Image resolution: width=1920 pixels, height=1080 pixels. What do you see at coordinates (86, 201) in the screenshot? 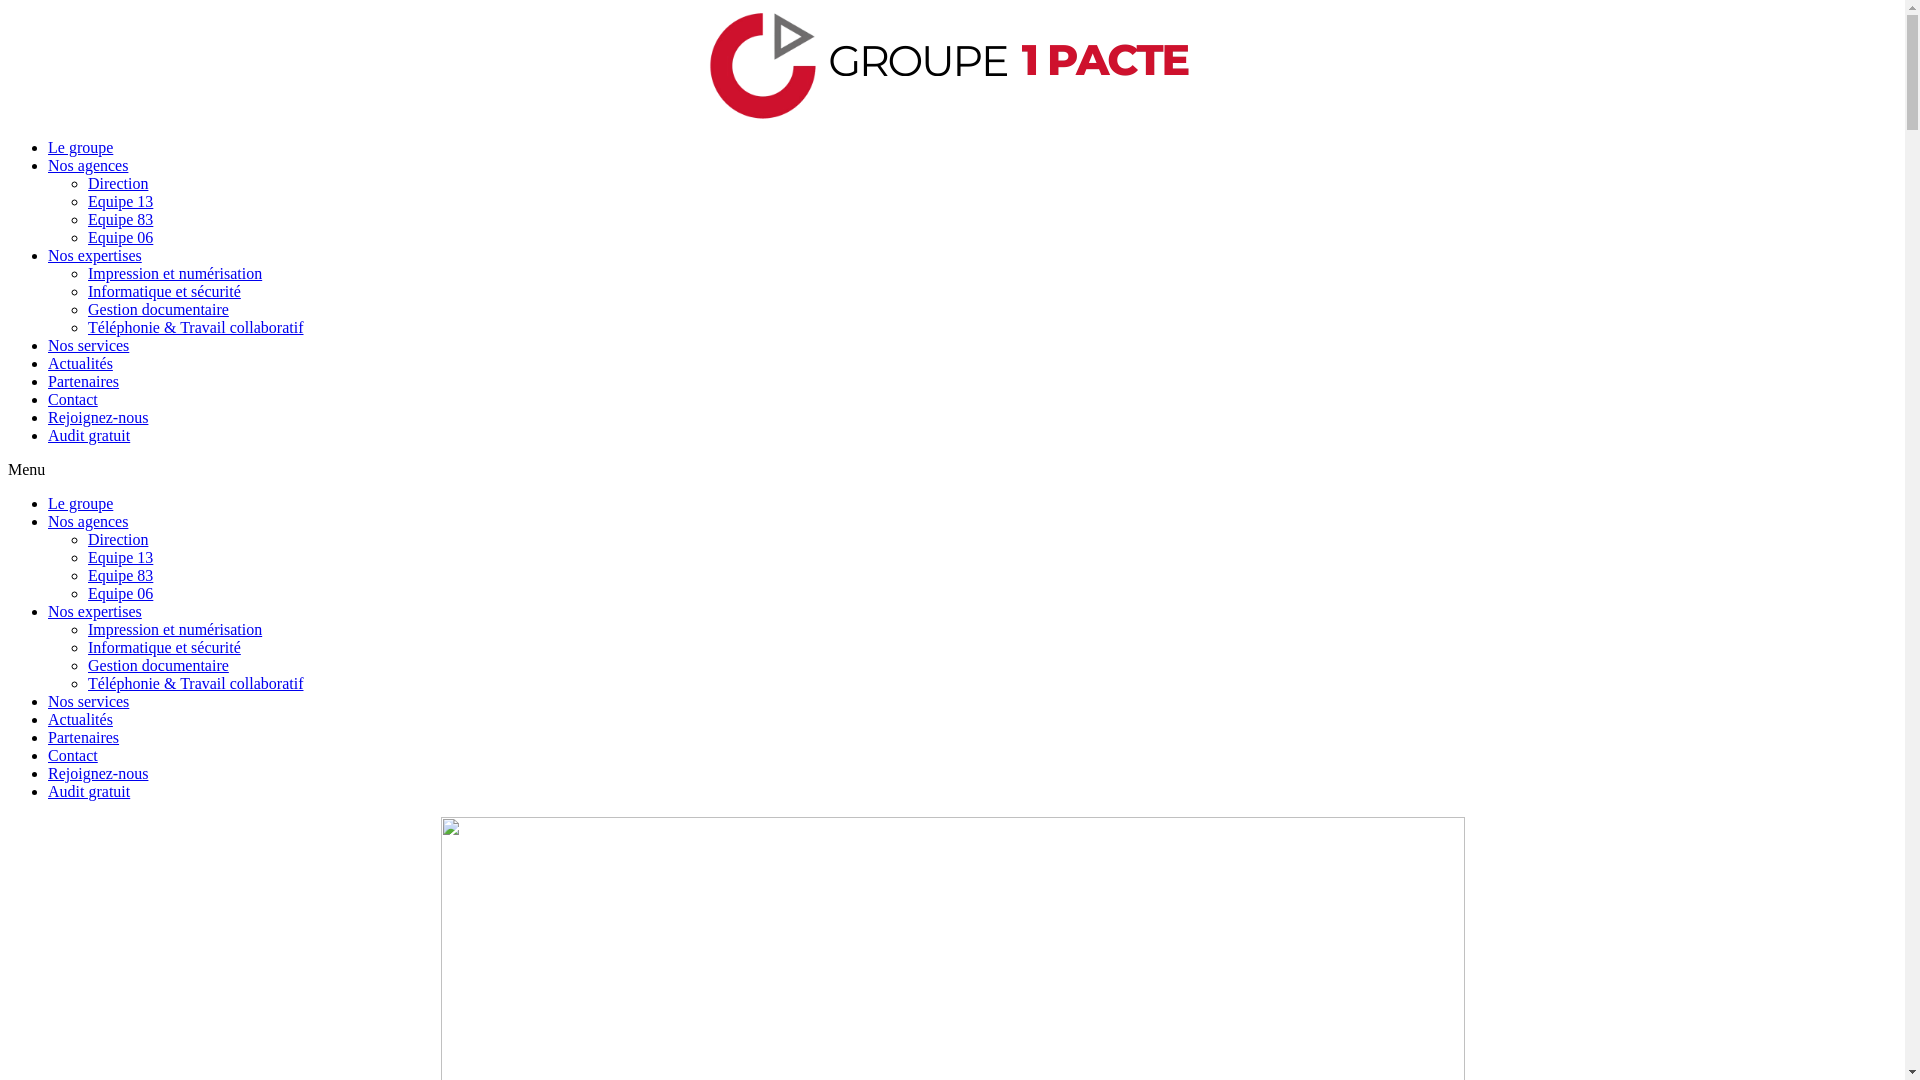
I see `'Equipe 13'` at bounding box center [86, 201].